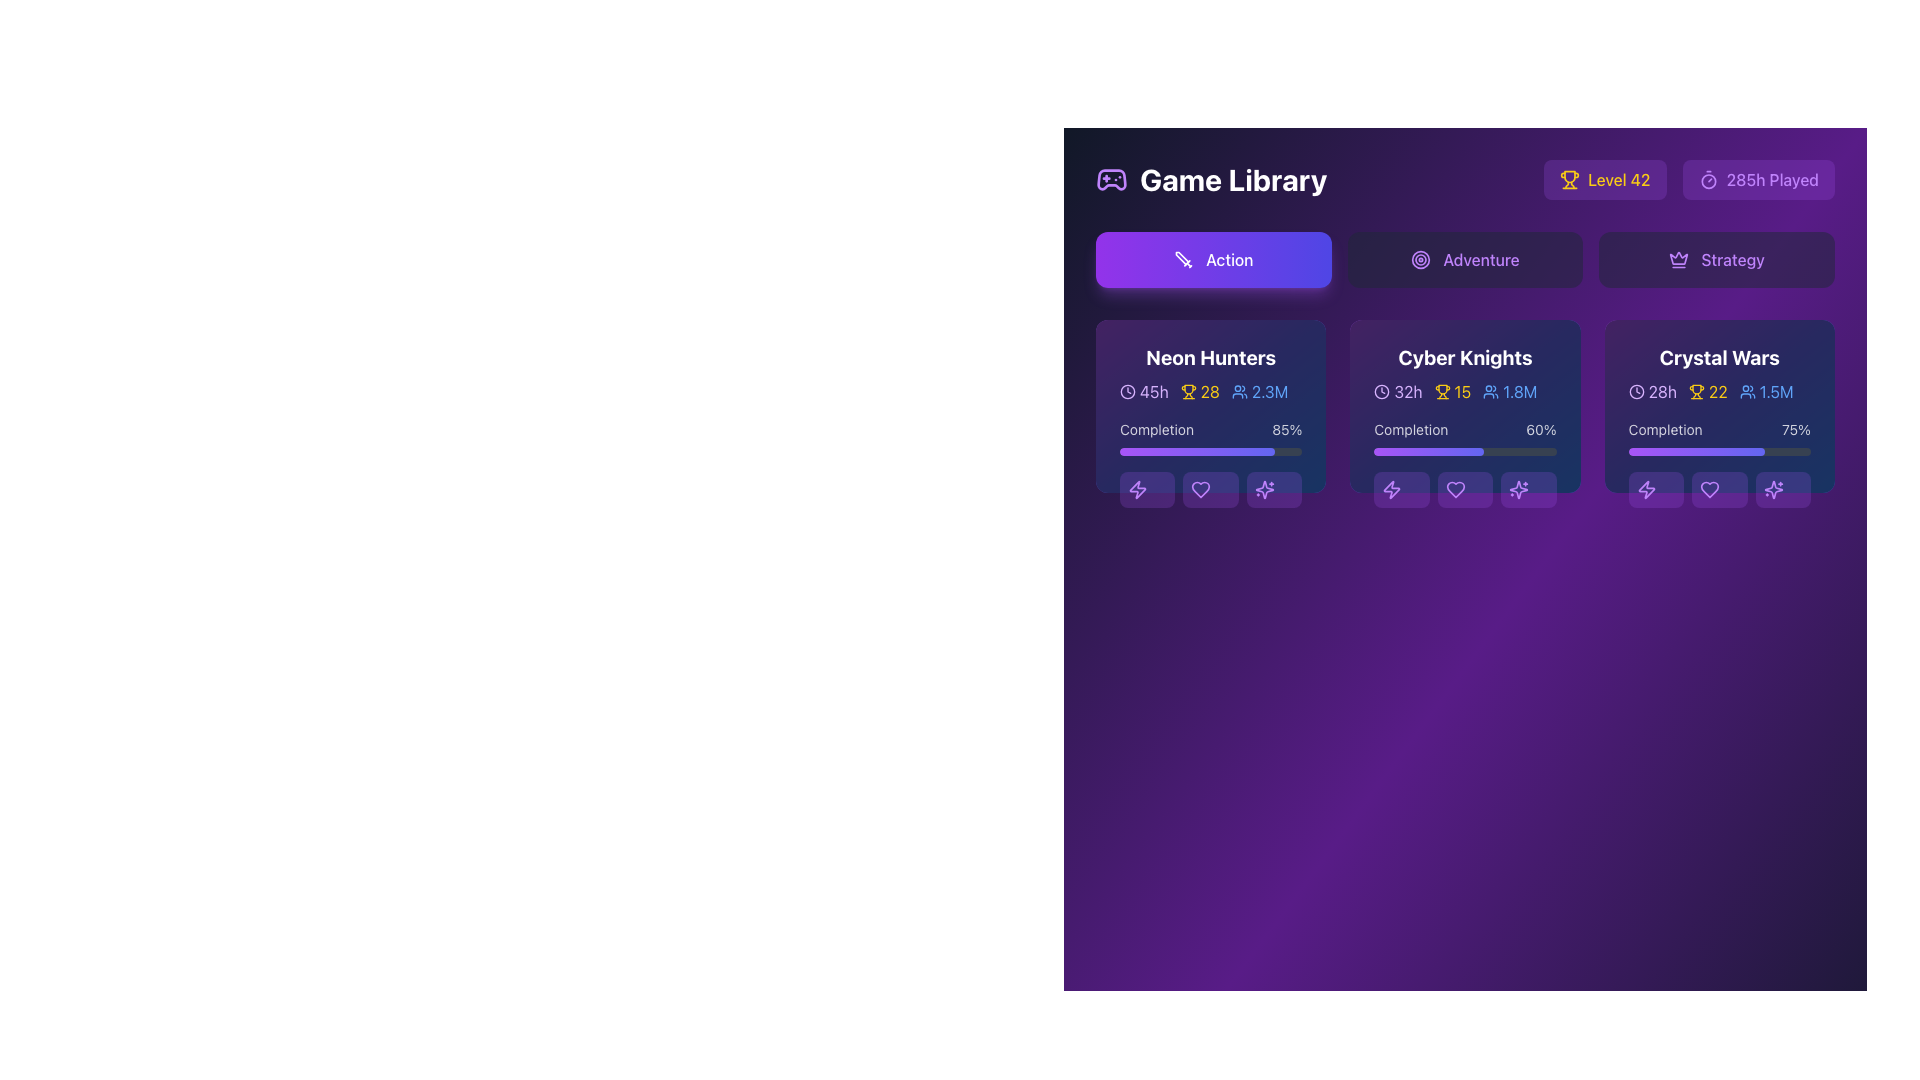  Describe the element at coordinates (1111, 180) in the screenshot. I see `the decorative gaming theme icon located in the top-left corner of the application near the 'Game Library' header` at that location.